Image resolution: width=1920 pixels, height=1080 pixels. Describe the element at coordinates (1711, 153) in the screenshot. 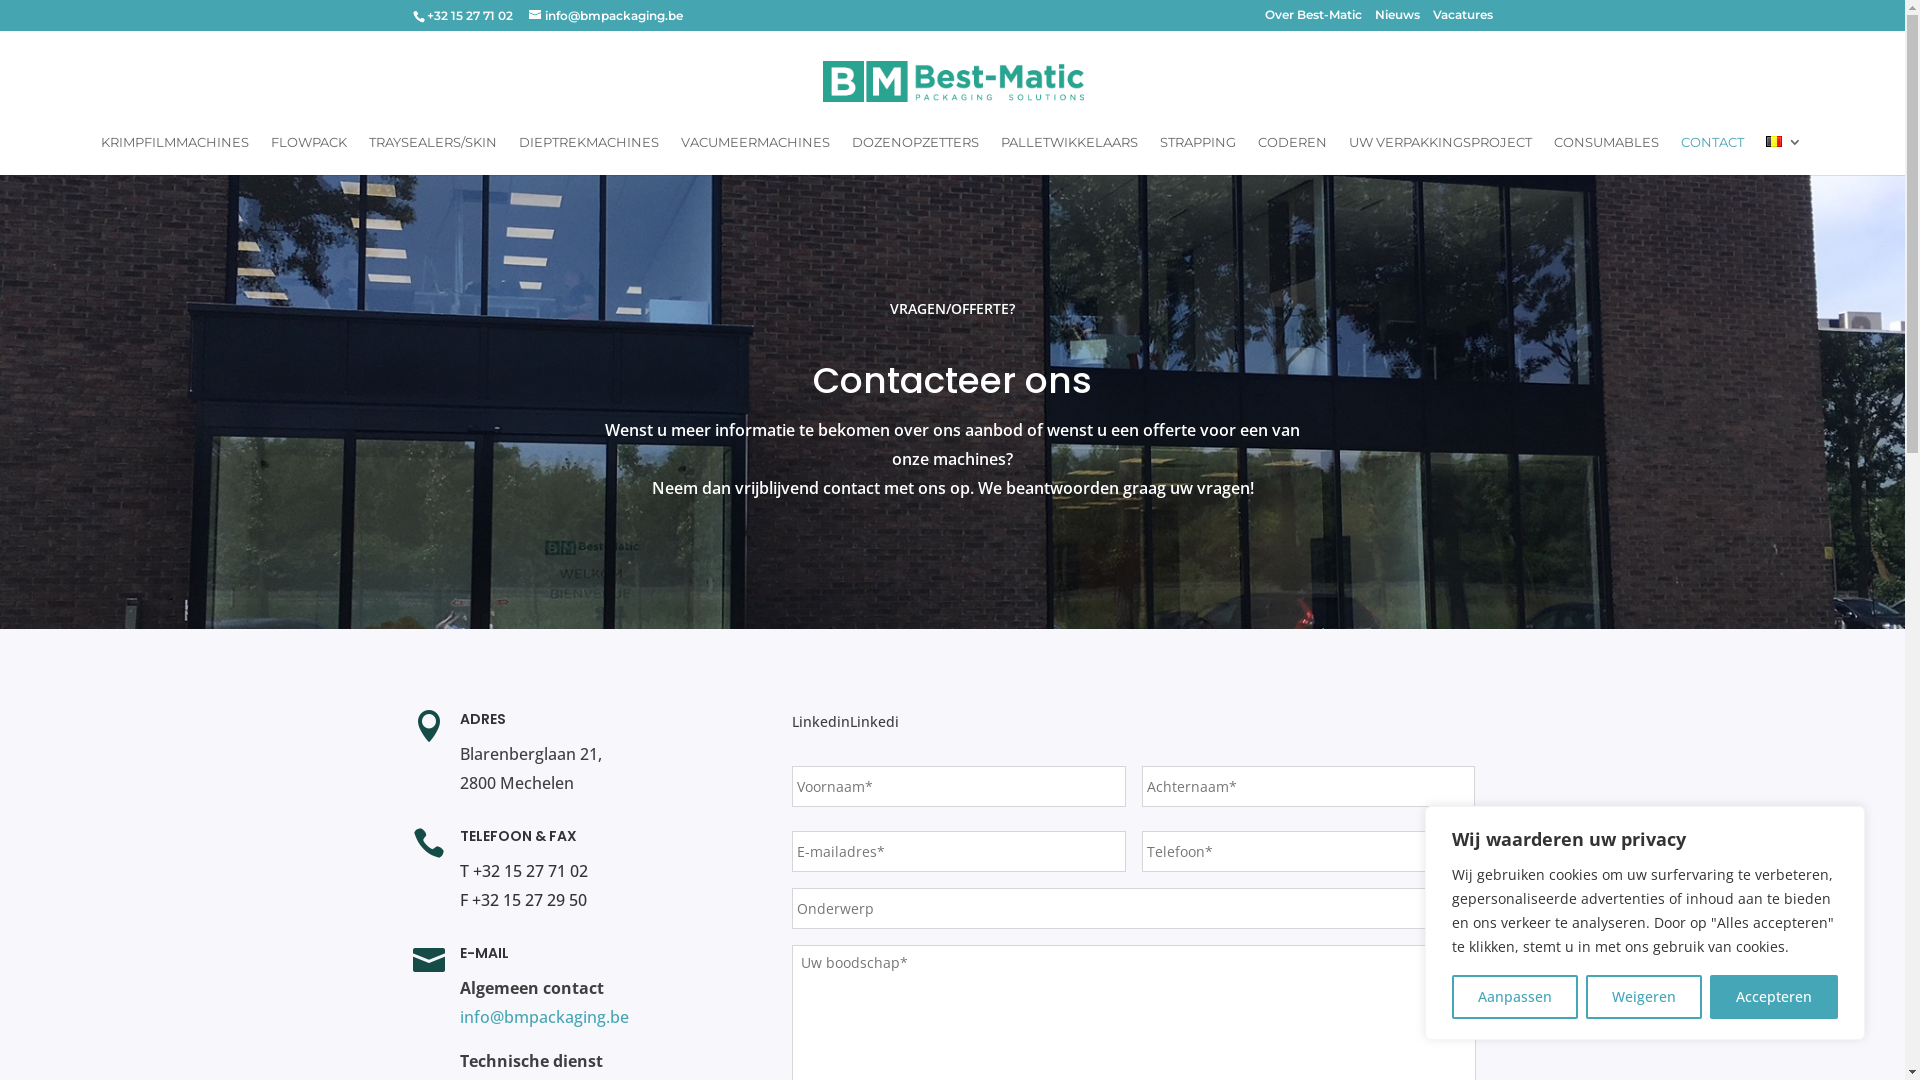

I see `'CONTACT'` at that location.